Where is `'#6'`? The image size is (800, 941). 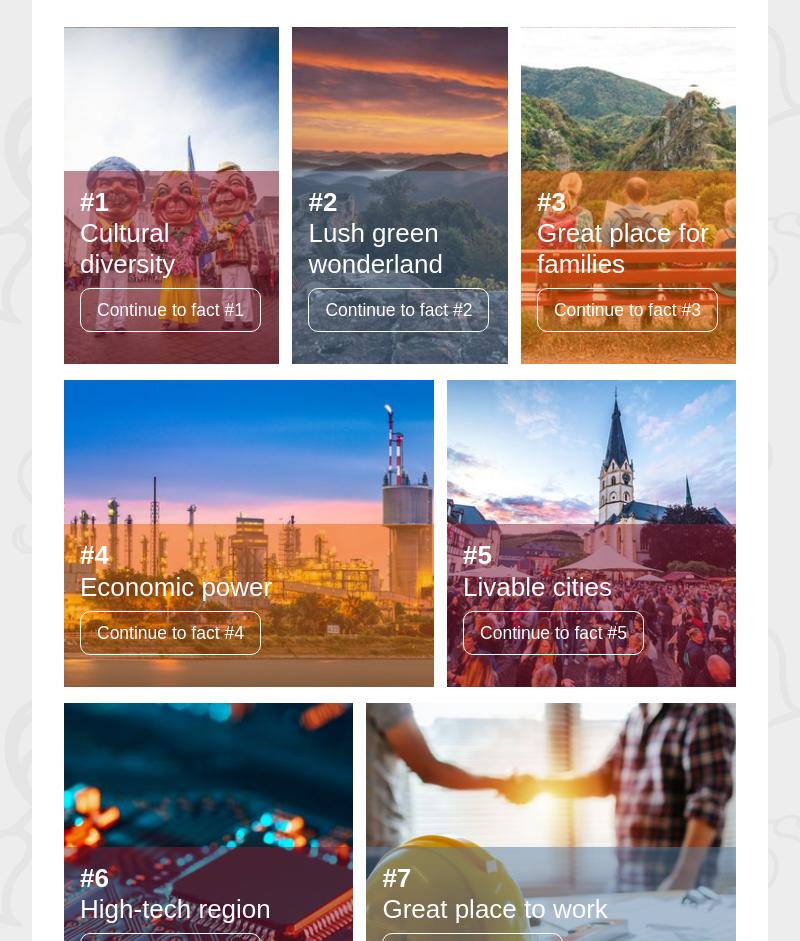 '#6' is located at coordinates (94, 877).